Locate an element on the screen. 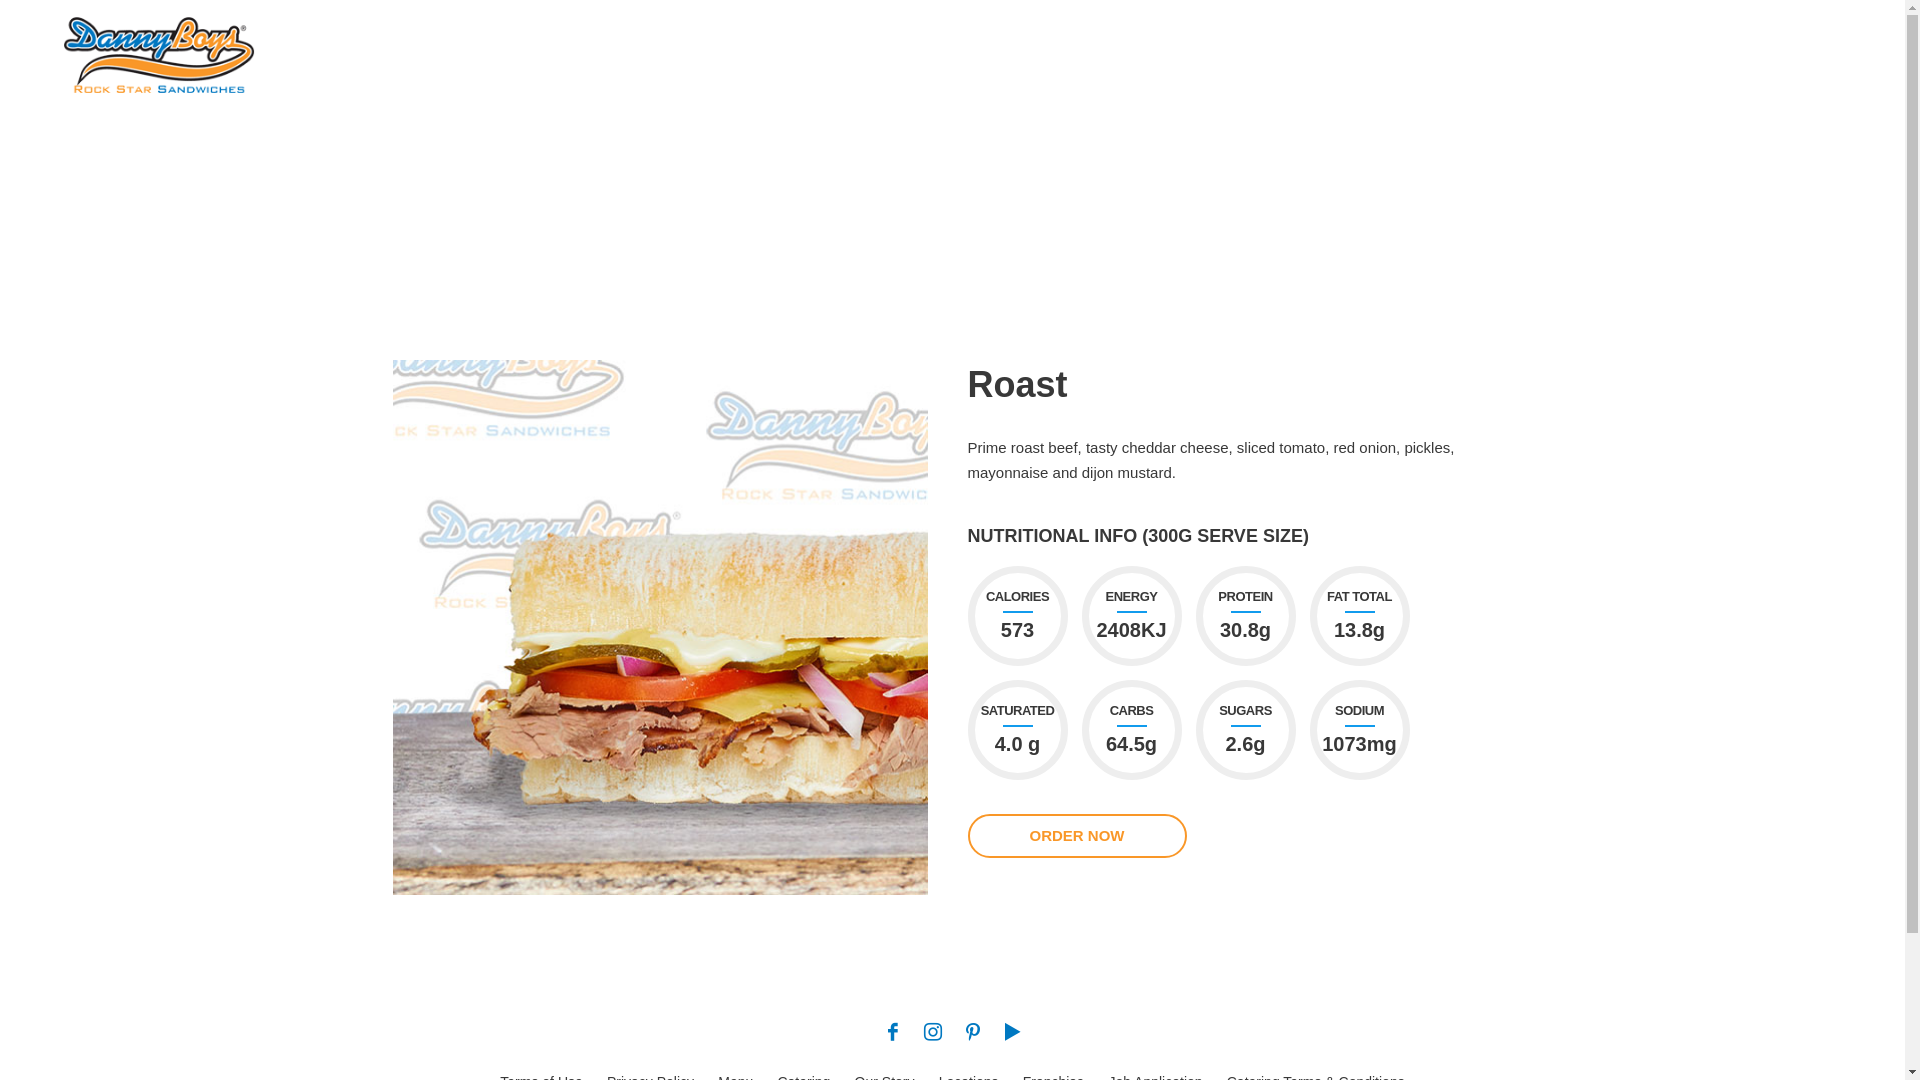 This screenshot has height=1080, width=1920. 'ORDER NOW' is located at coordinates (1076, 836).